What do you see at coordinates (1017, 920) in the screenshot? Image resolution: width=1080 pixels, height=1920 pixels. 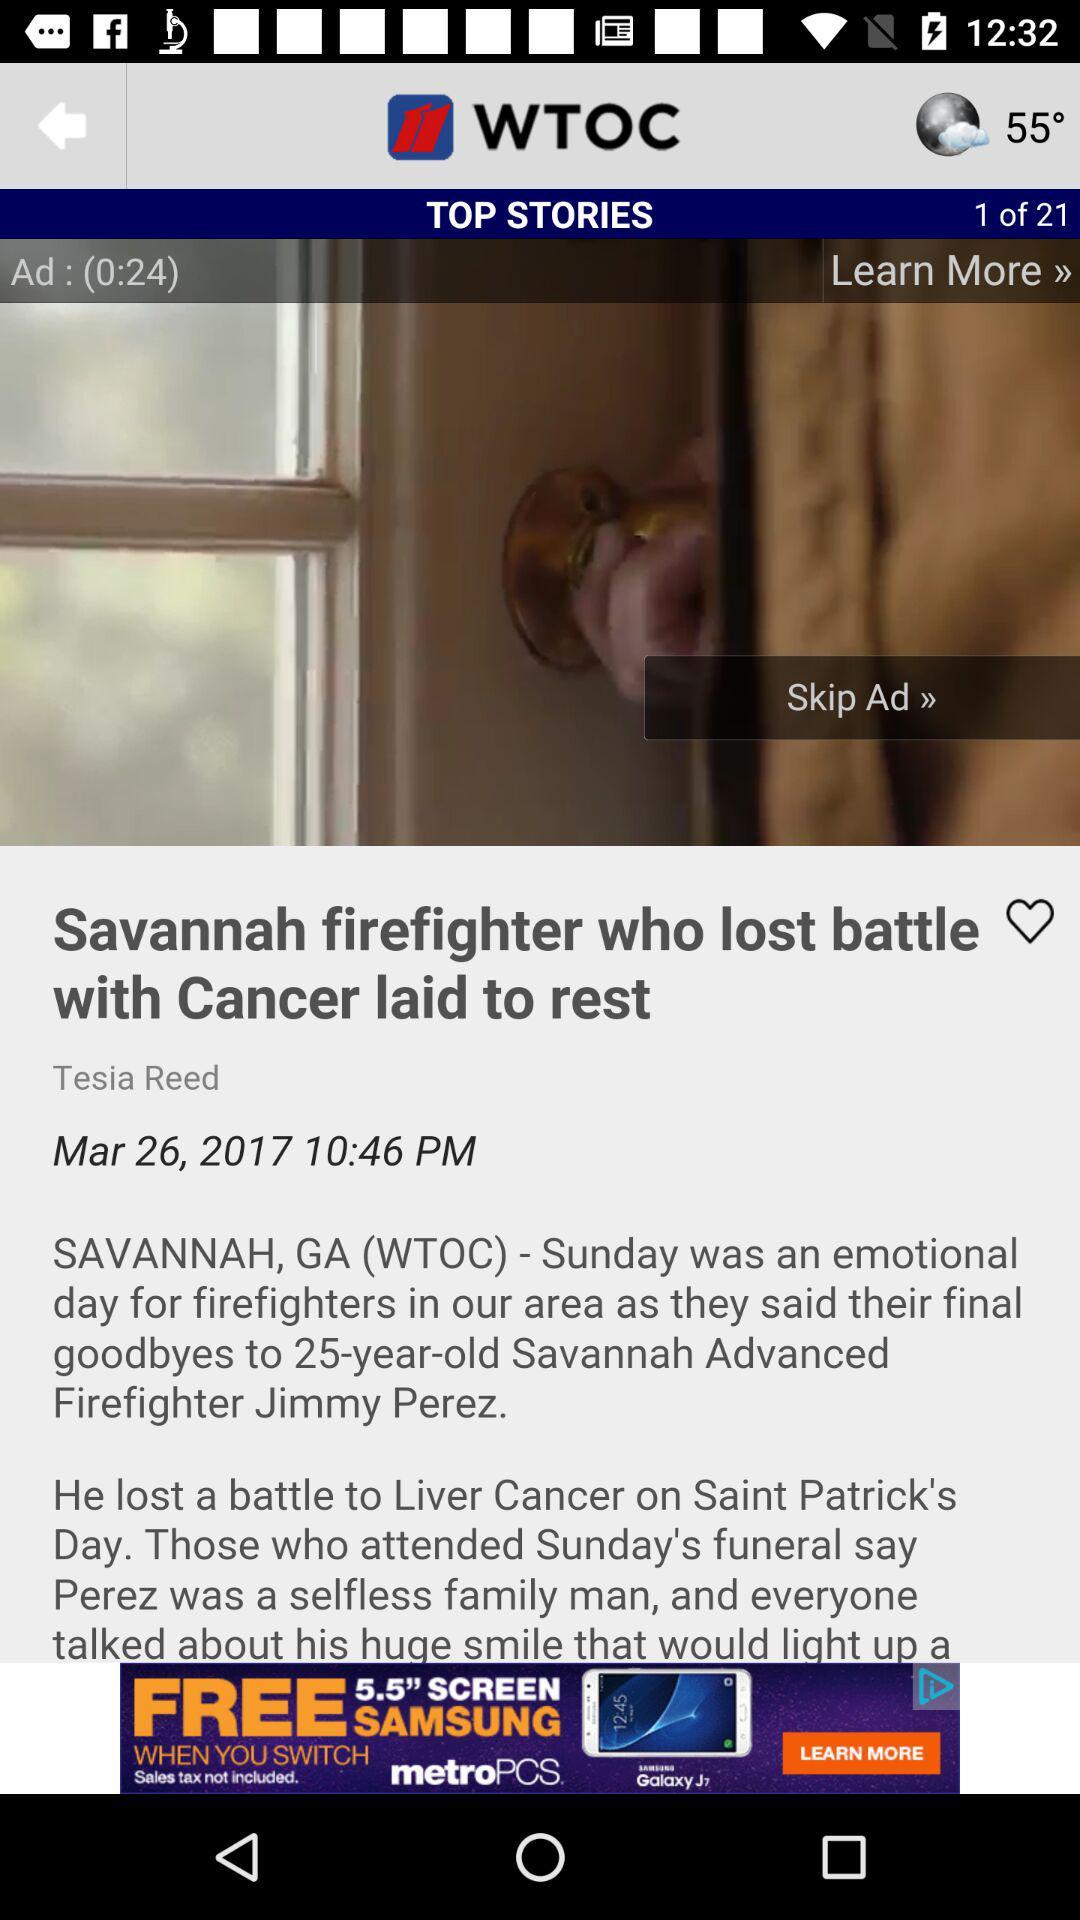 I see `like heart botton` at bounding box center [1017, 920].